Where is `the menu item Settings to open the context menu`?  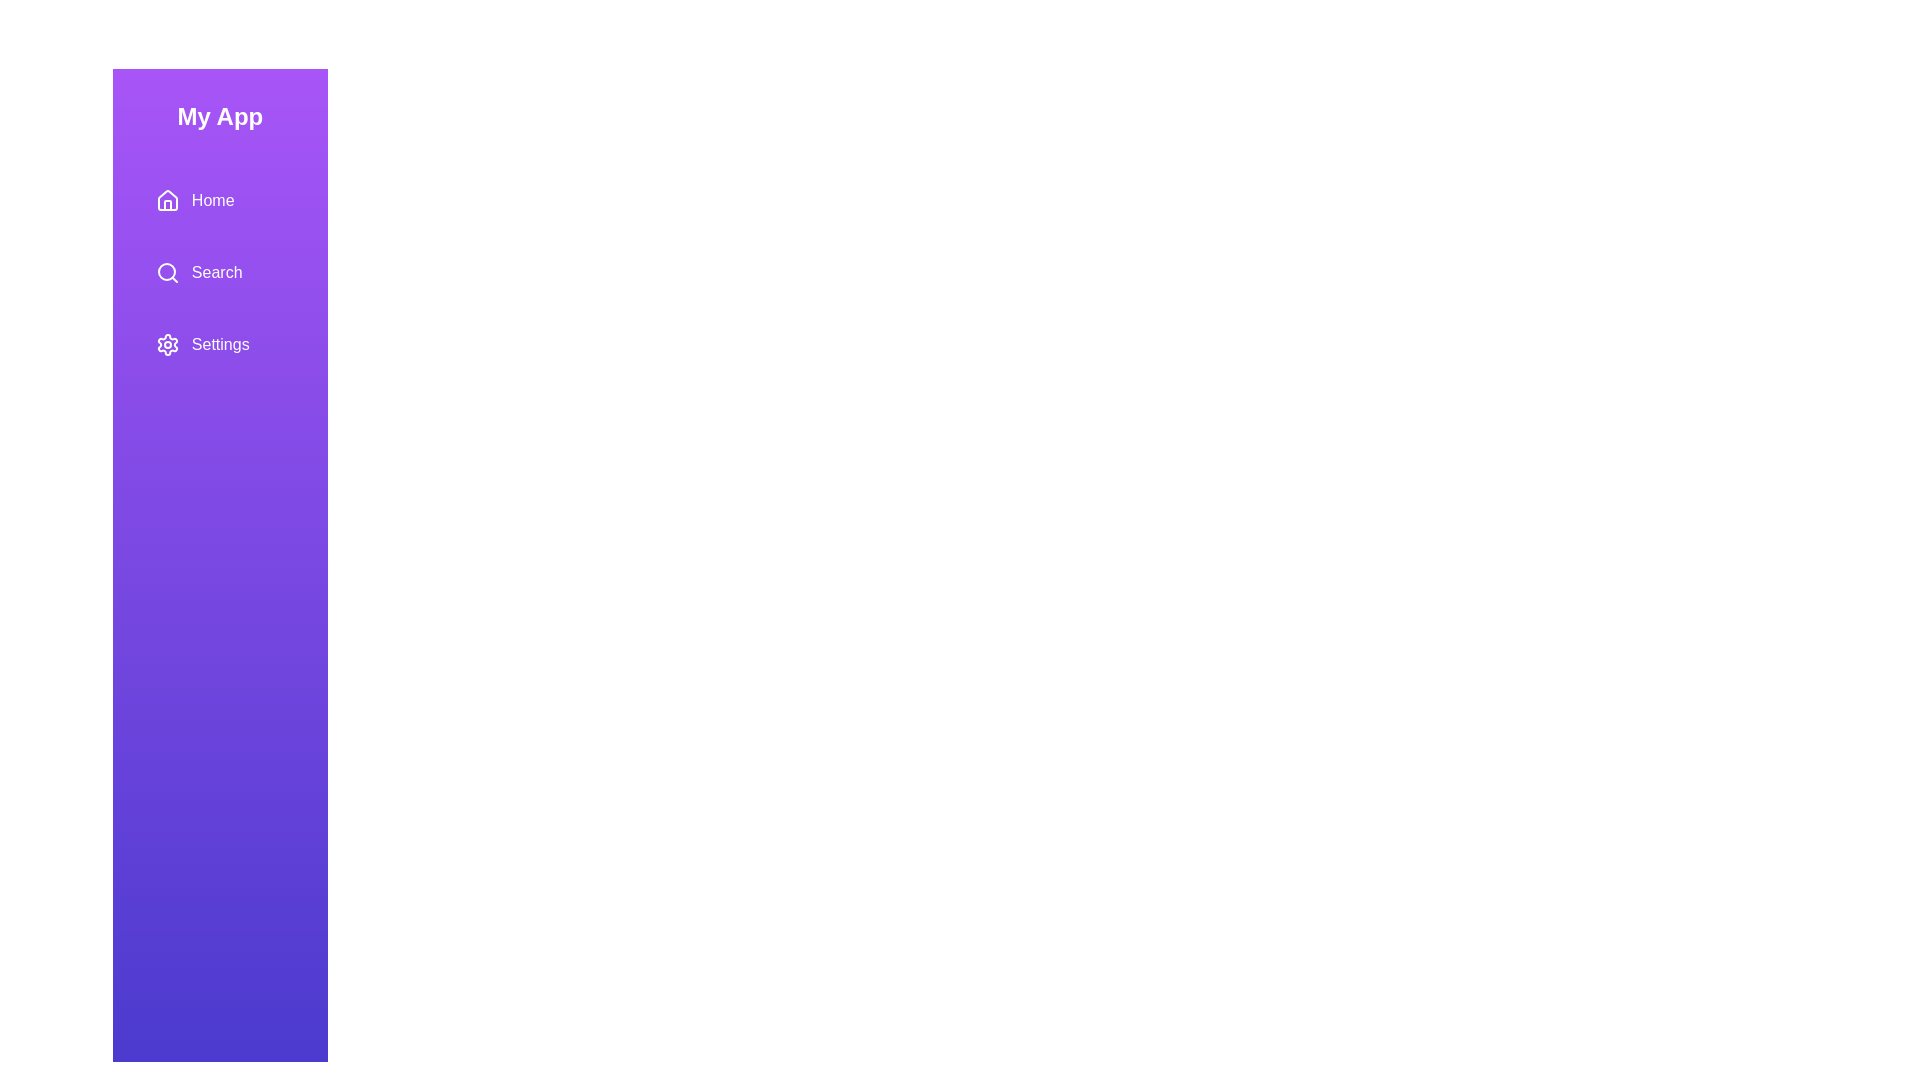 the menu item Settings to open the context menu is located at coordinates (220, 343).